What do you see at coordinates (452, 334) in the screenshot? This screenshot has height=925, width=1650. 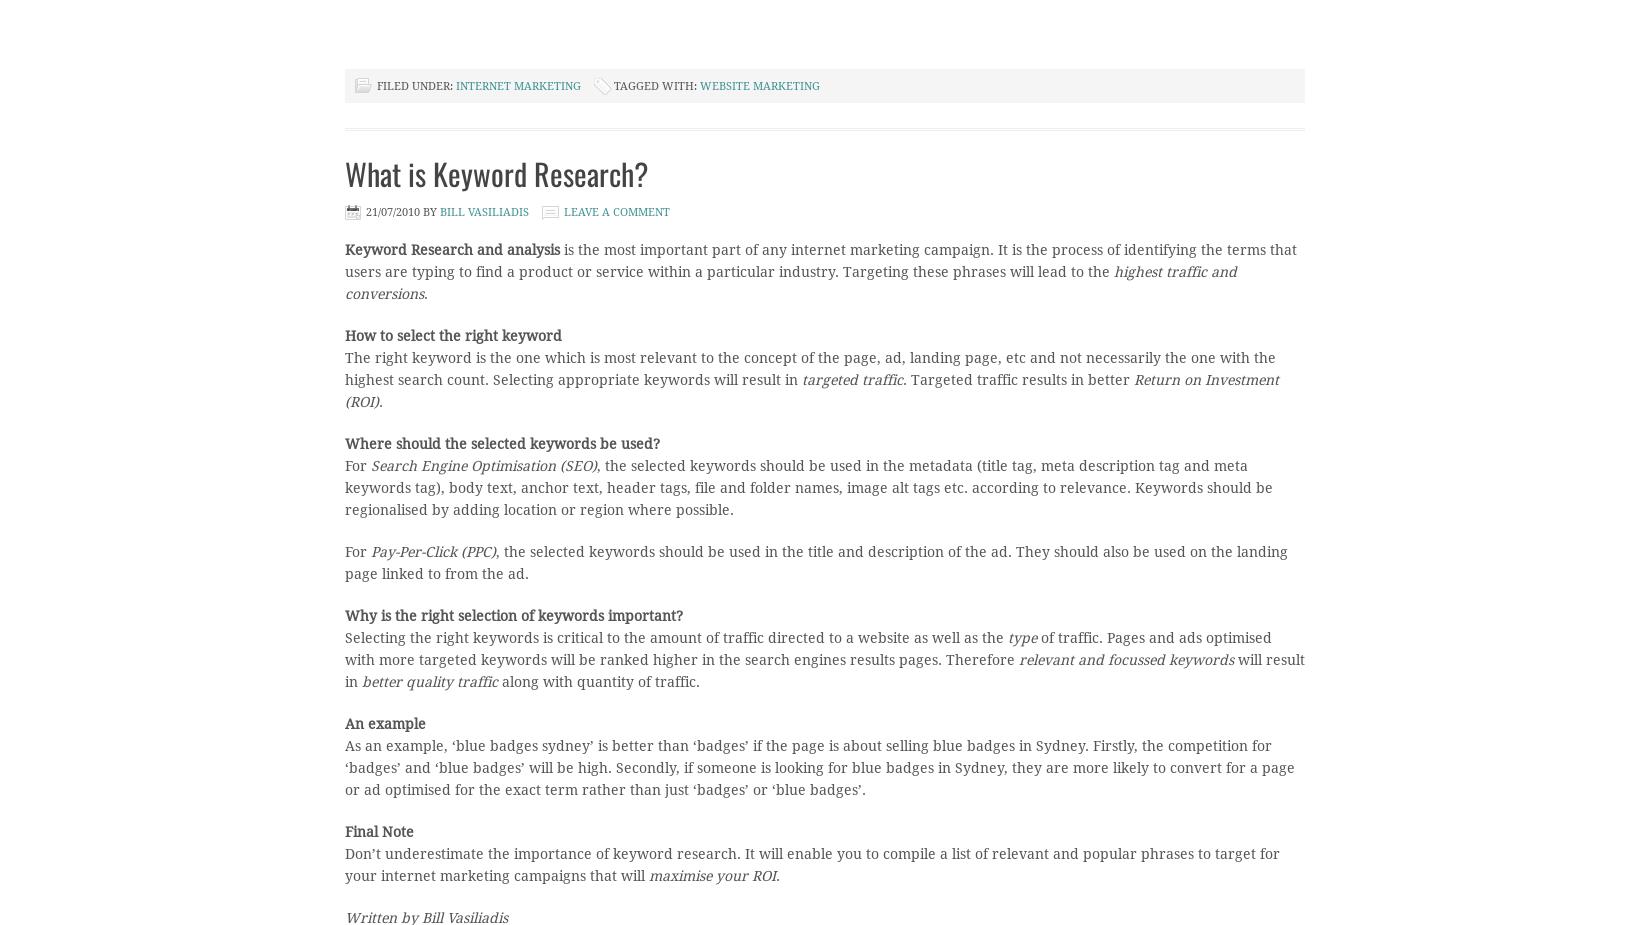 I see `'How to select the right keyword'` at bounding box center [452, 334].